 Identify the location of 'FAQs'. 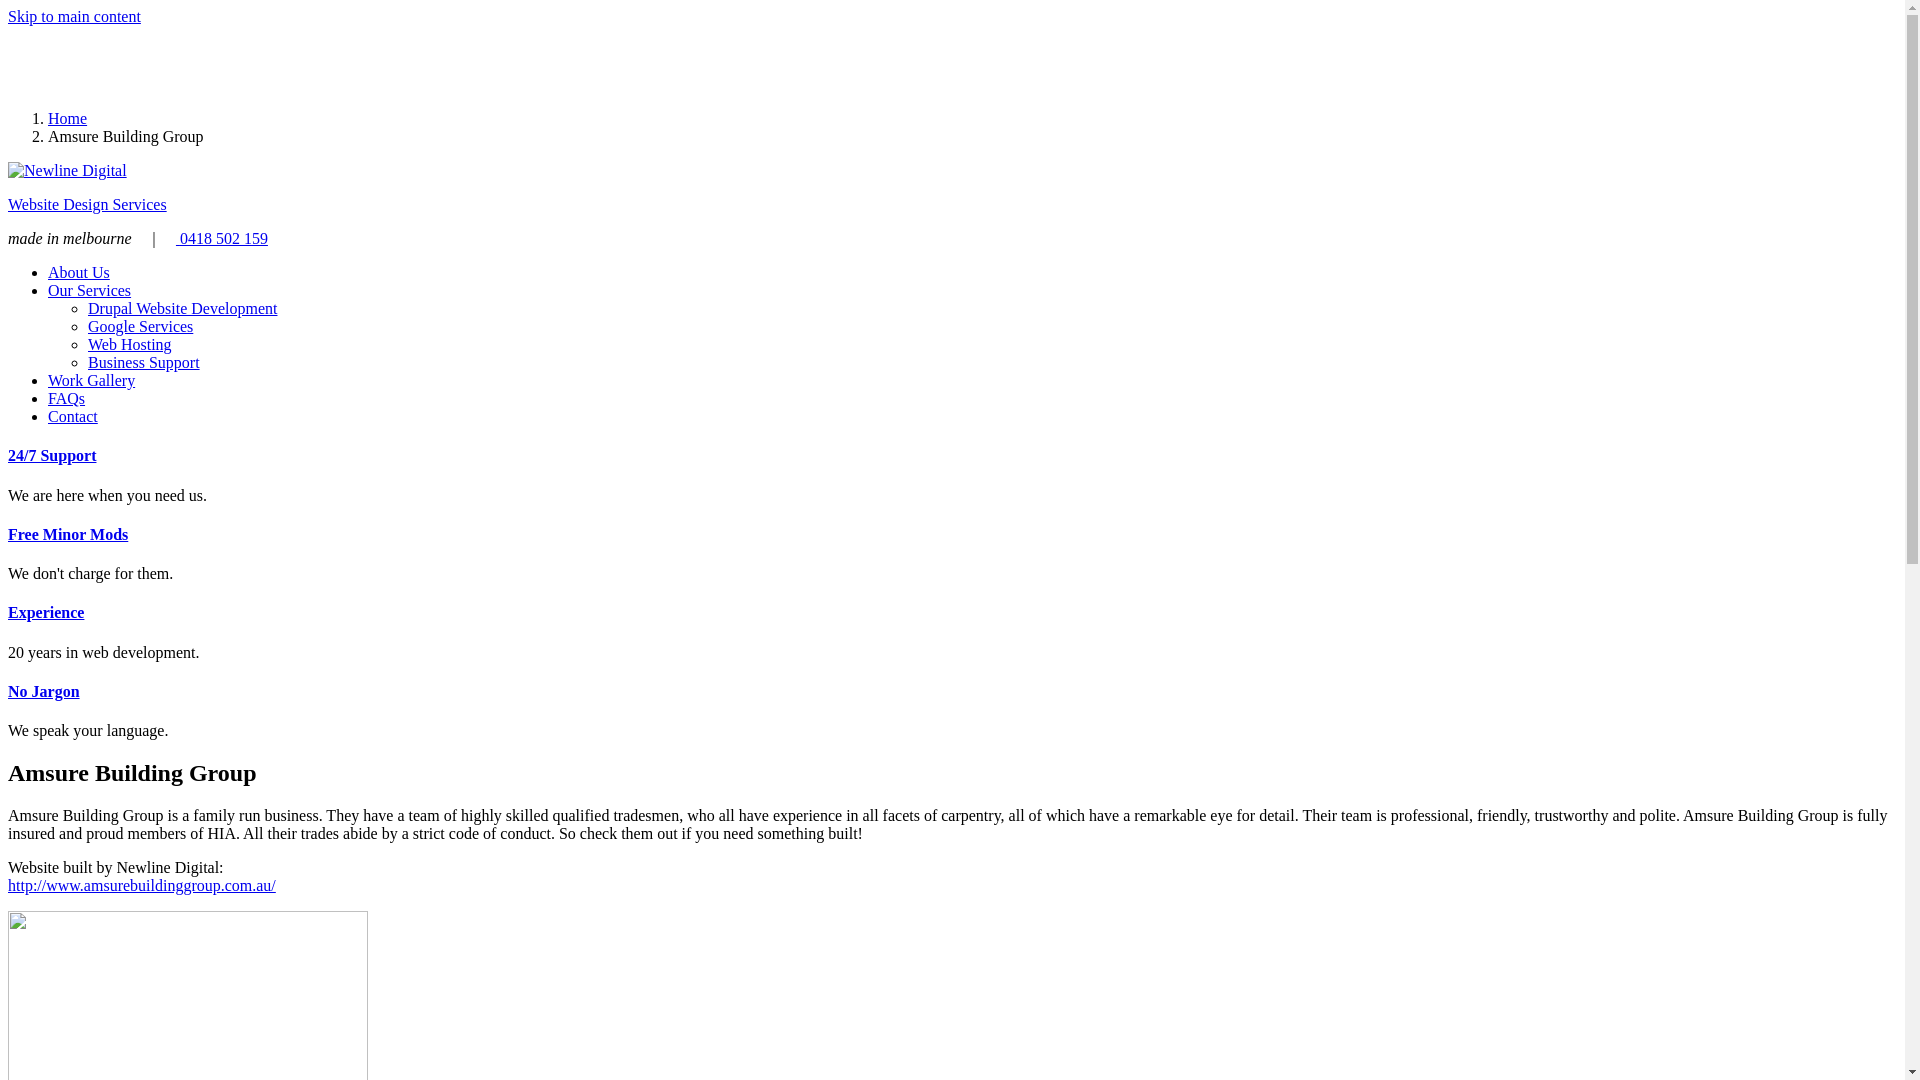
(66, 398).